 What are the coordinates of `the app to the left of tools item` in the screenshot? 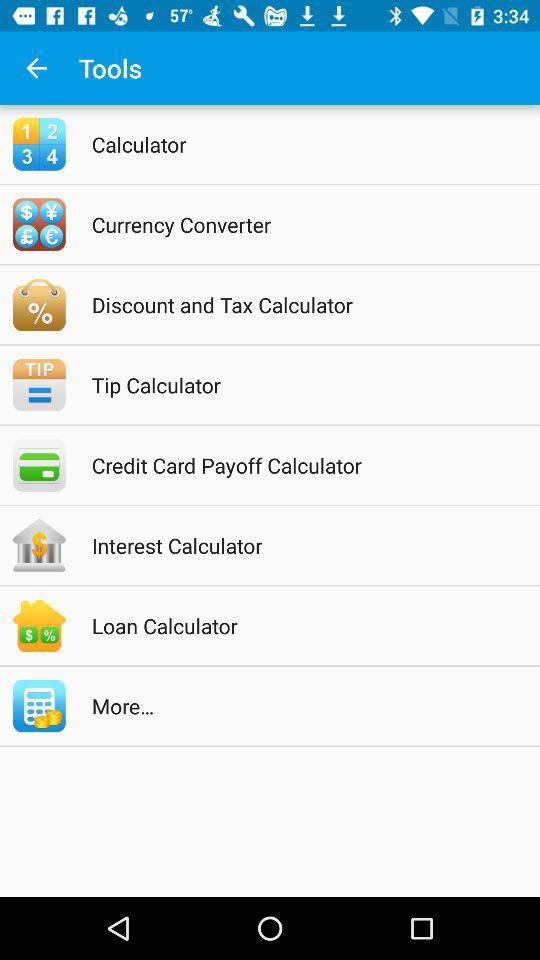 It's located at (36, 68).